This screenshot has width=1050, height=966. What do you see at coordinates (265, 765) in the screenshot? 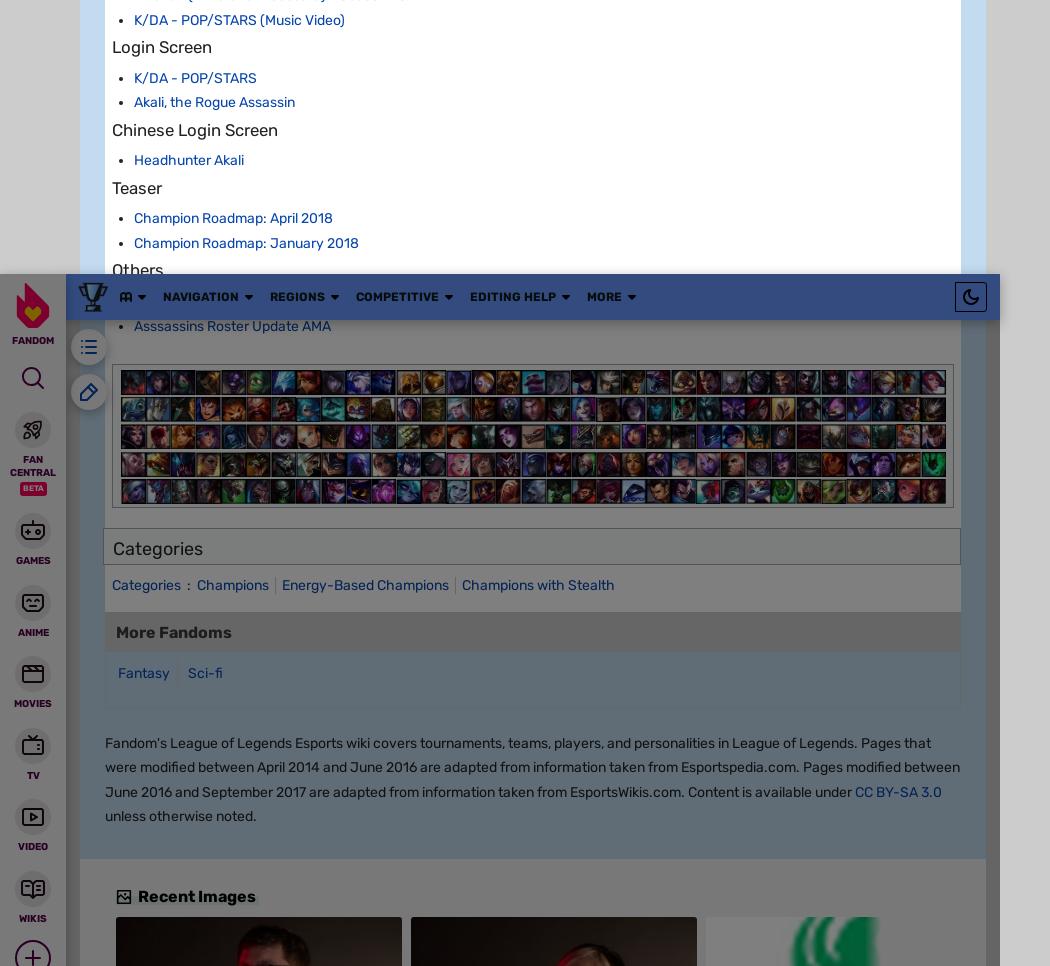
I see `'[26.38]'` at bounding box center [265, 765].